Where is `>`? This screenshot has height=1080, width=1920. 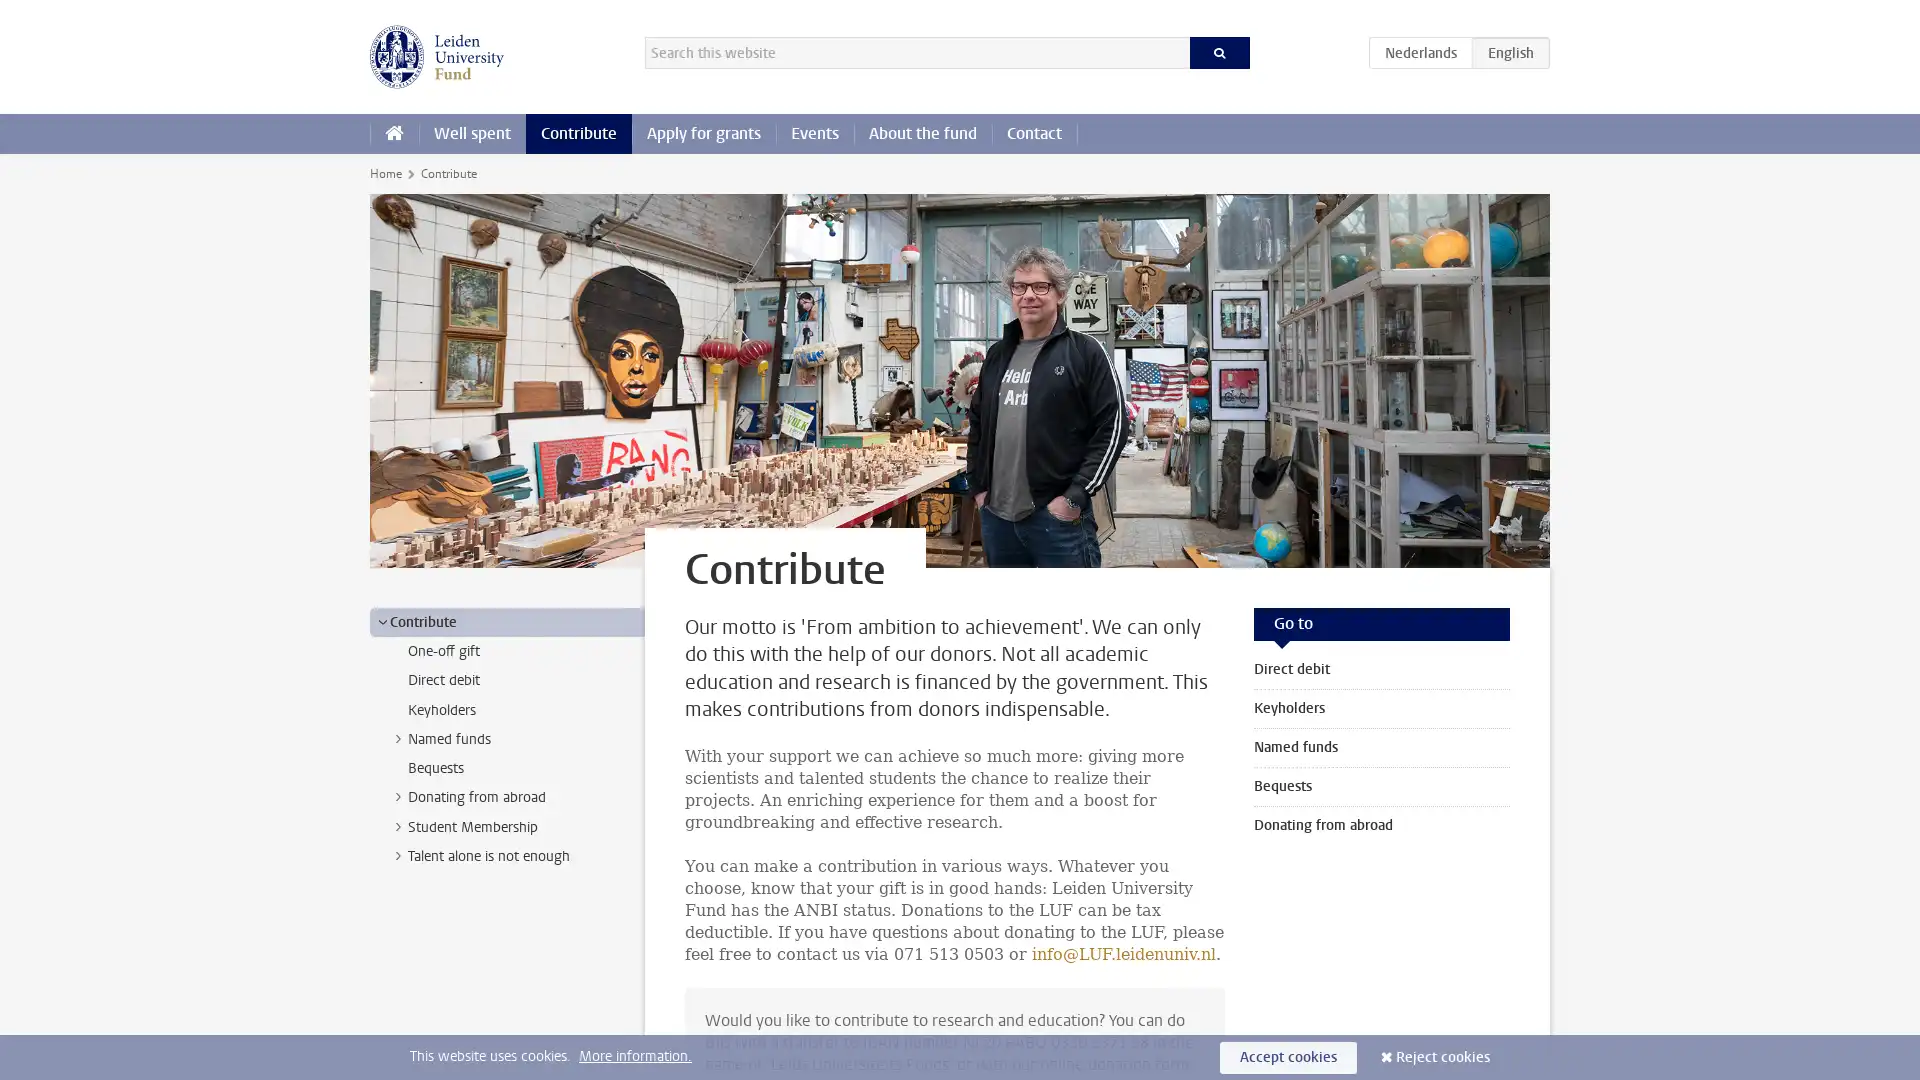
> is located at coordinates (398, 825).